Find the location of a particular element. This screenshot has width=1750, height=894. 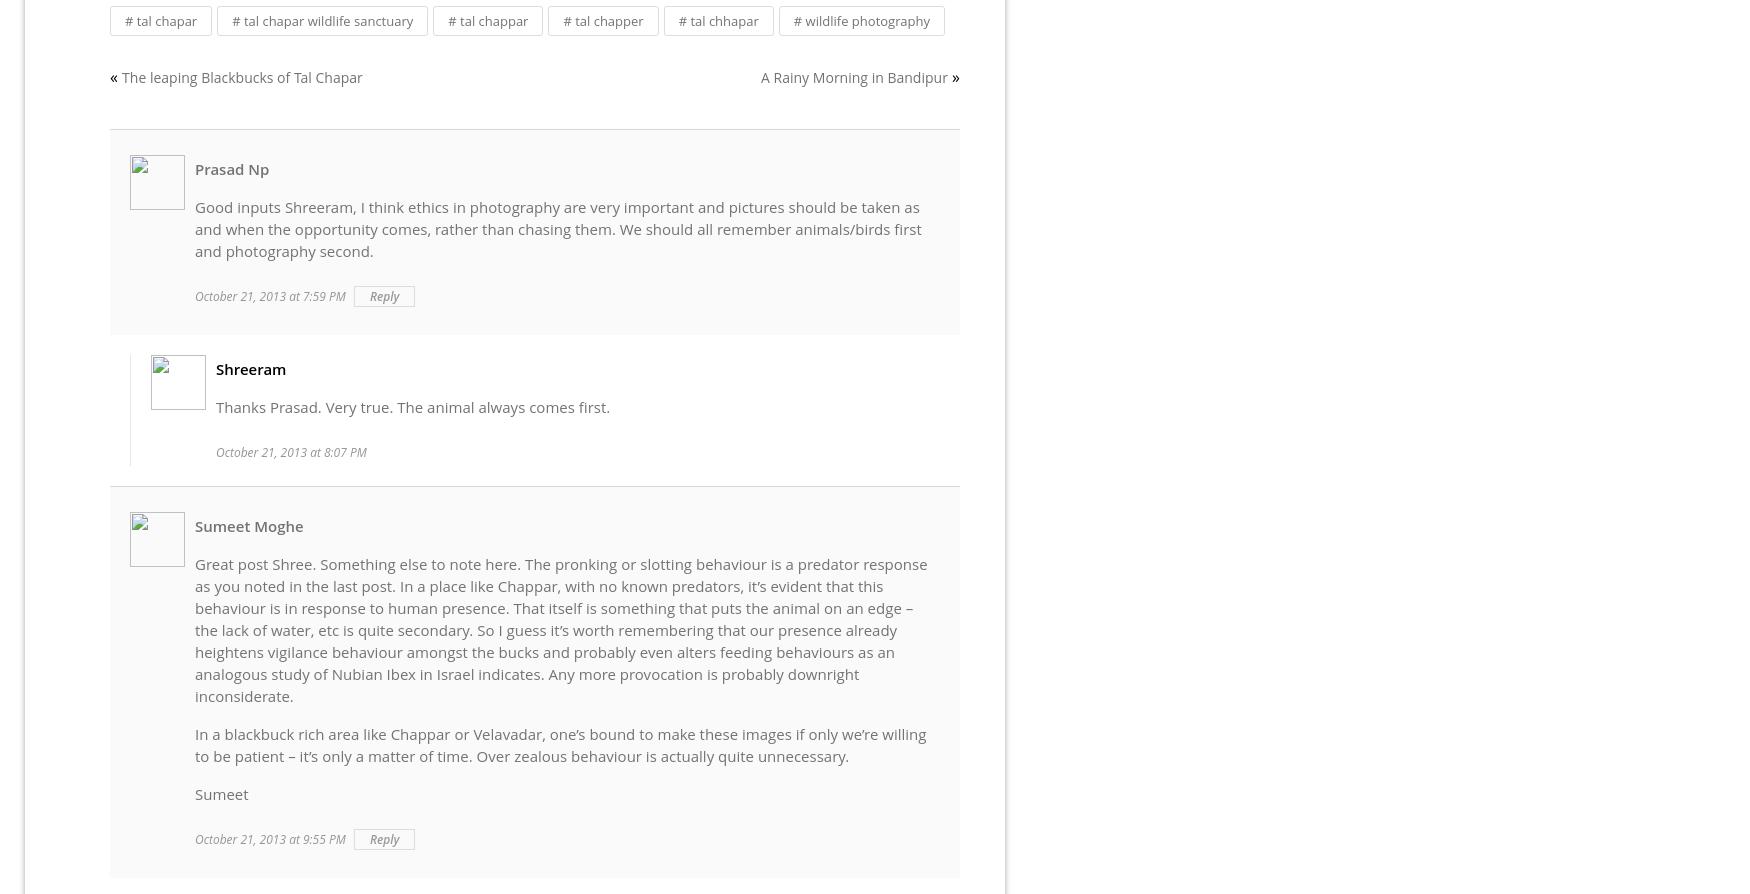

'Good inputs Shreeram, I think ethics in photography are very important and pictures should be taken as and when the opportunity comes, rather than chasing them. We should all remember animals/birds first and photography second.' is located at coordinates (557, 228).